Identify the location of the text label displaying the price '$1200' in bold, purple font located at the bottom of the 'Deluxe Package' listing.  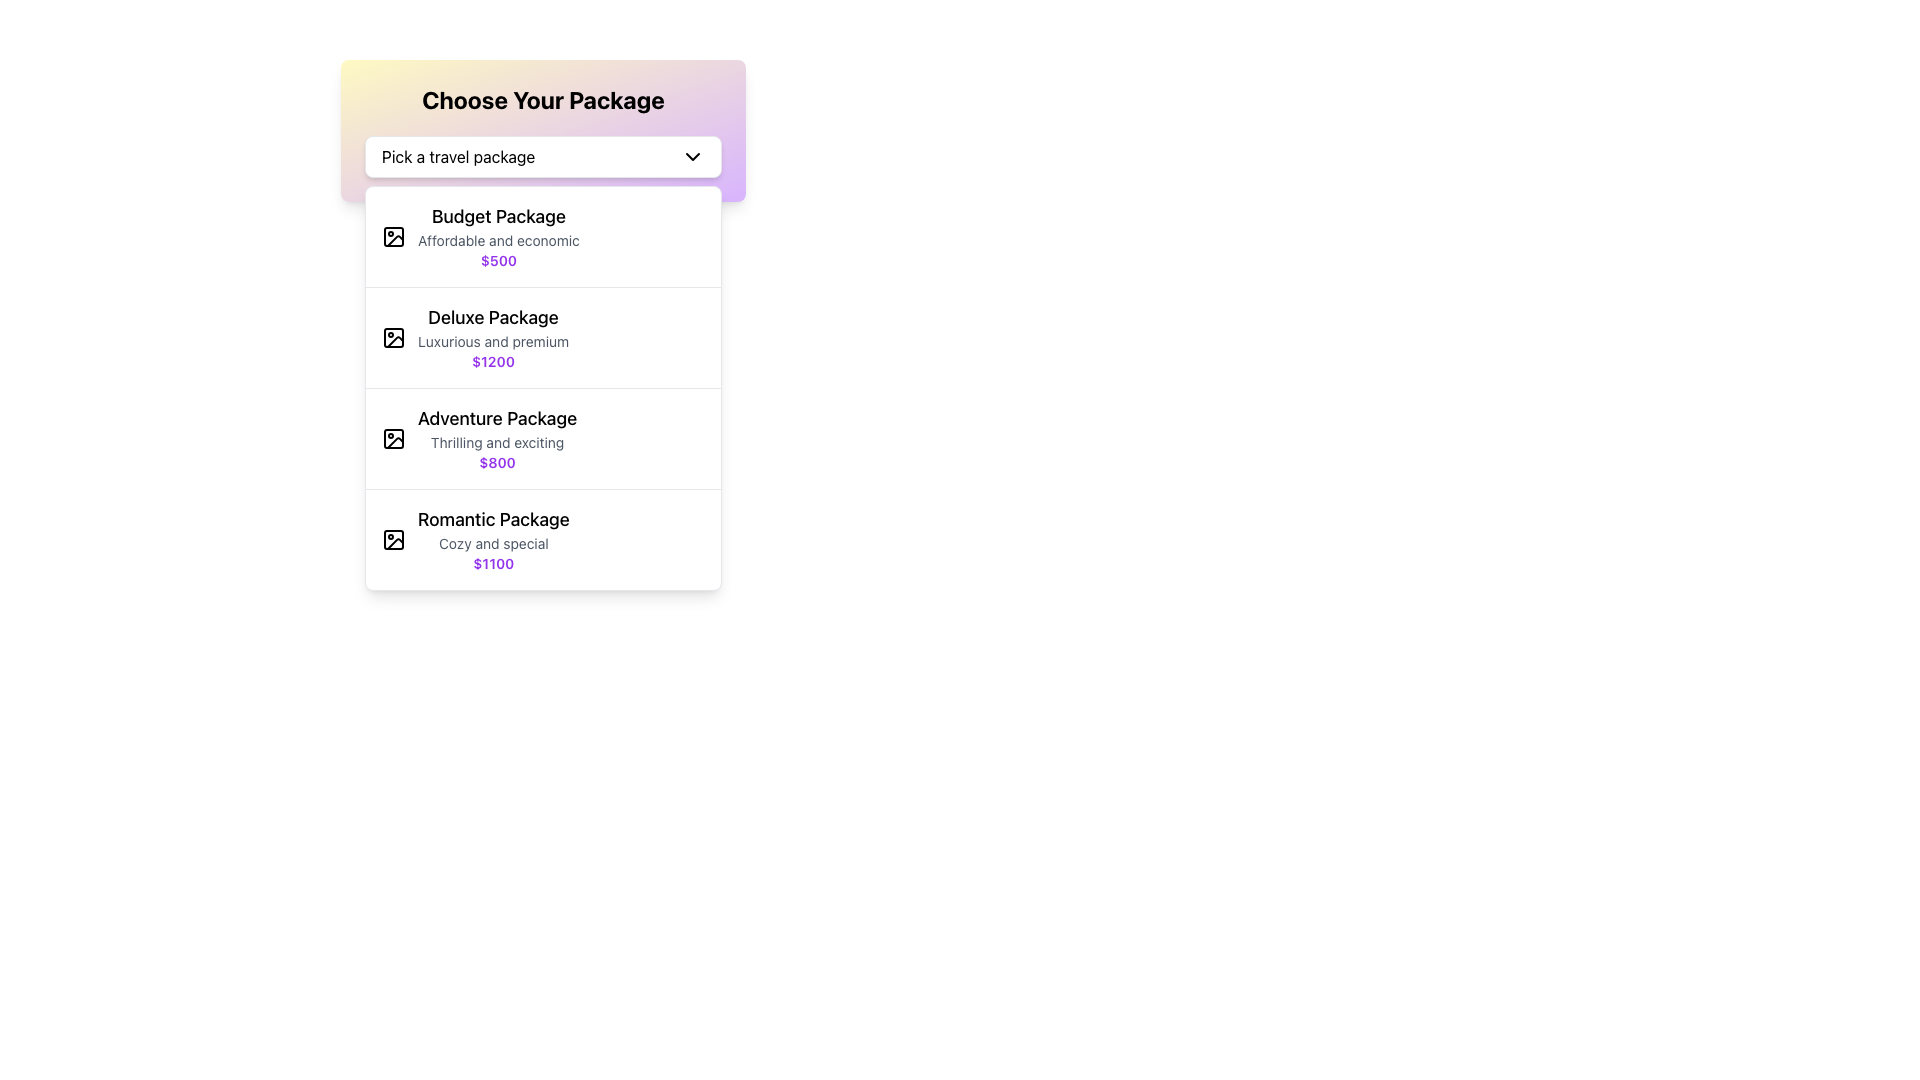
(493, 362).